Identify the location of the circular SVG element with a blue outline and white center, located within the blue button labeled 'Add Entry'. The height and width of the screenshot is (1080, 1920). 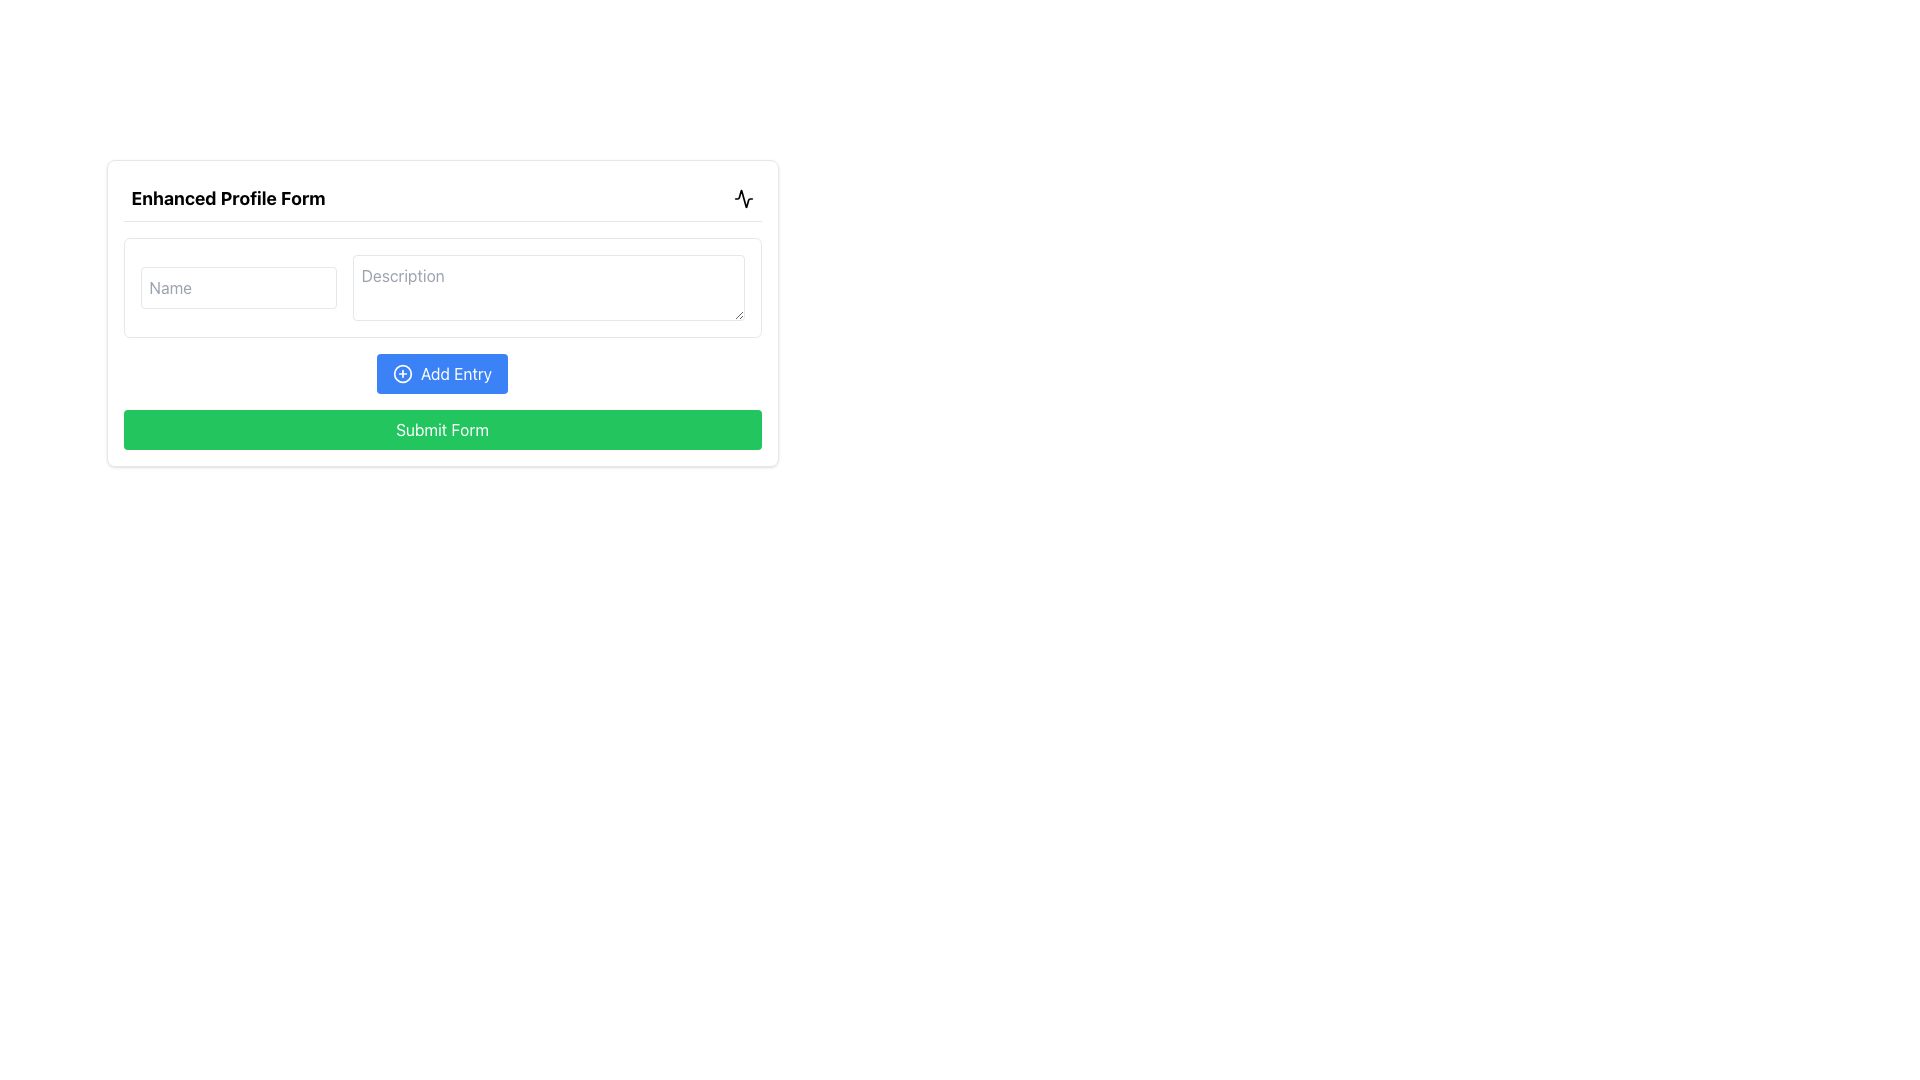
(401, 374).